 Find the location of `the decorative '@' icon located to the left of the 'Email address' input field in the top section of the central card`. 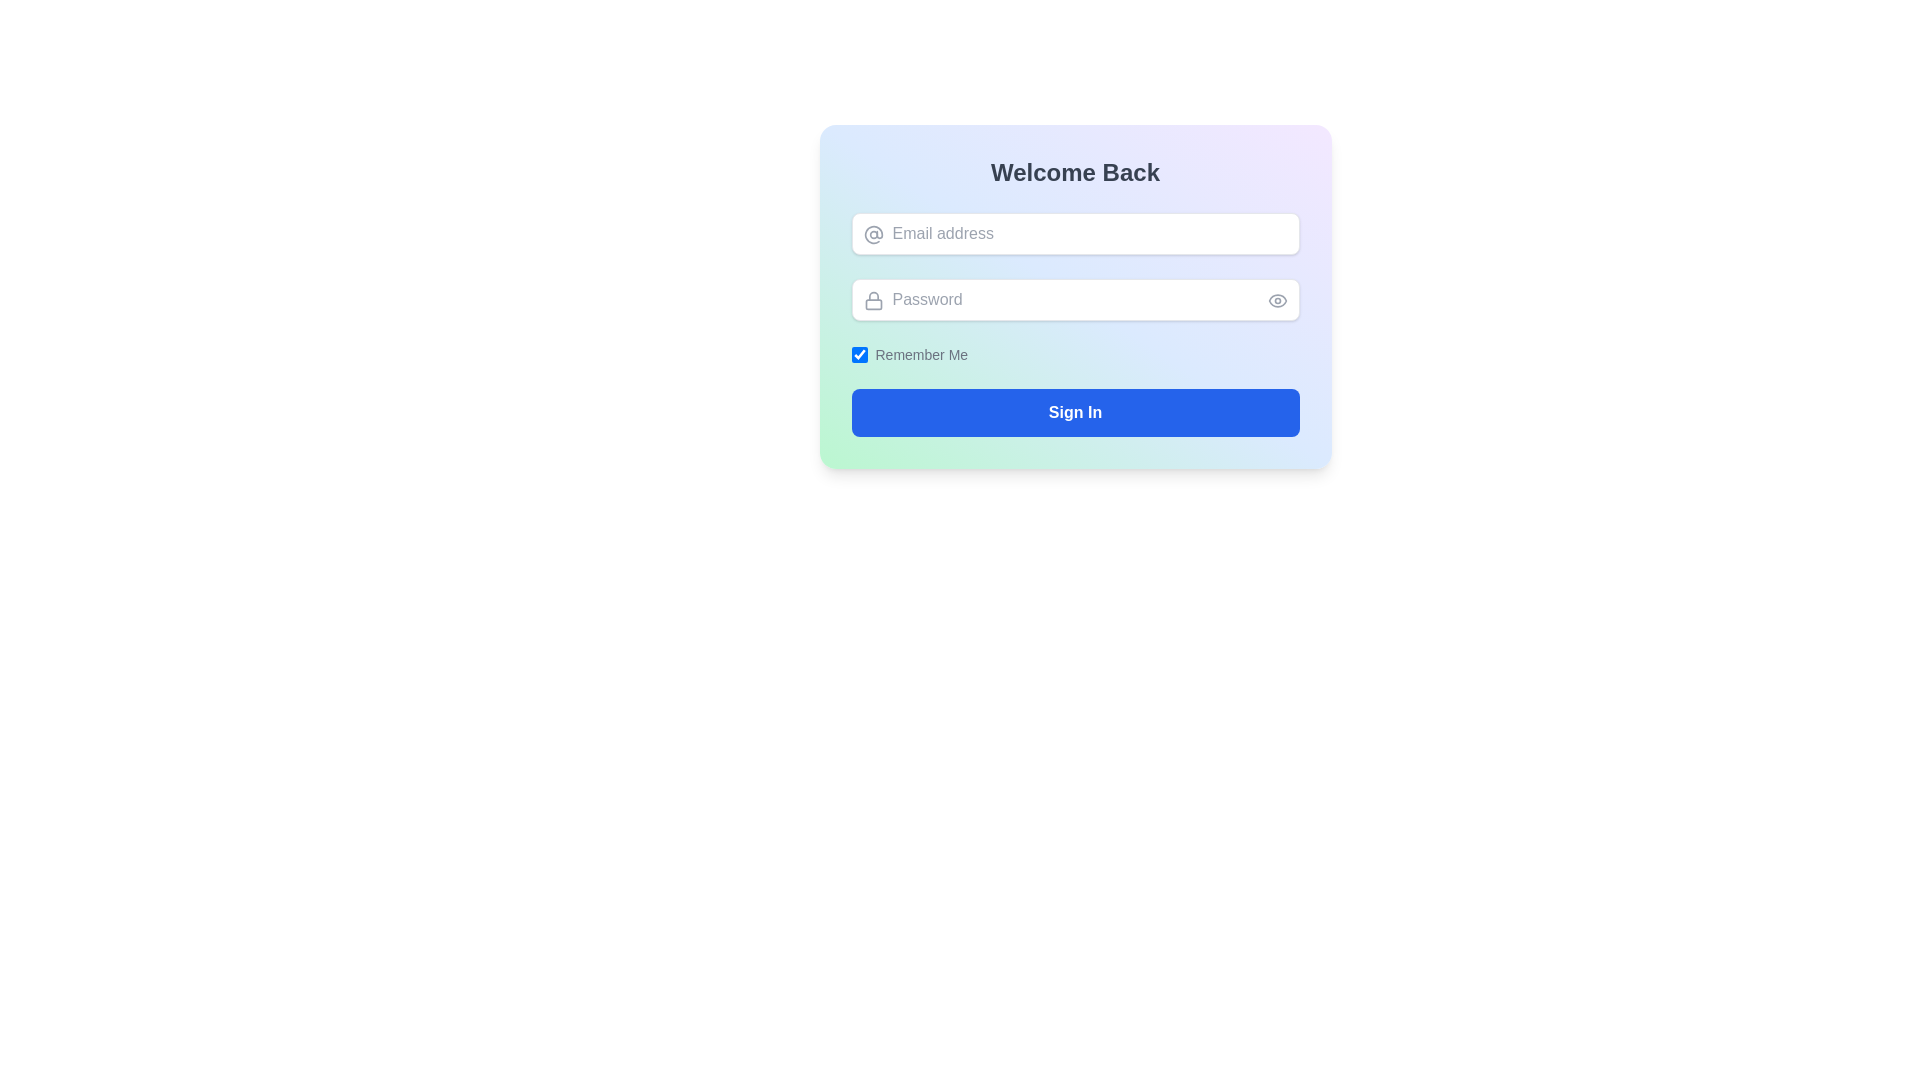

the decorative '@' icon located to the left of the 'Email address' input field in the top section of the central card is located at coordinates (873, 234).